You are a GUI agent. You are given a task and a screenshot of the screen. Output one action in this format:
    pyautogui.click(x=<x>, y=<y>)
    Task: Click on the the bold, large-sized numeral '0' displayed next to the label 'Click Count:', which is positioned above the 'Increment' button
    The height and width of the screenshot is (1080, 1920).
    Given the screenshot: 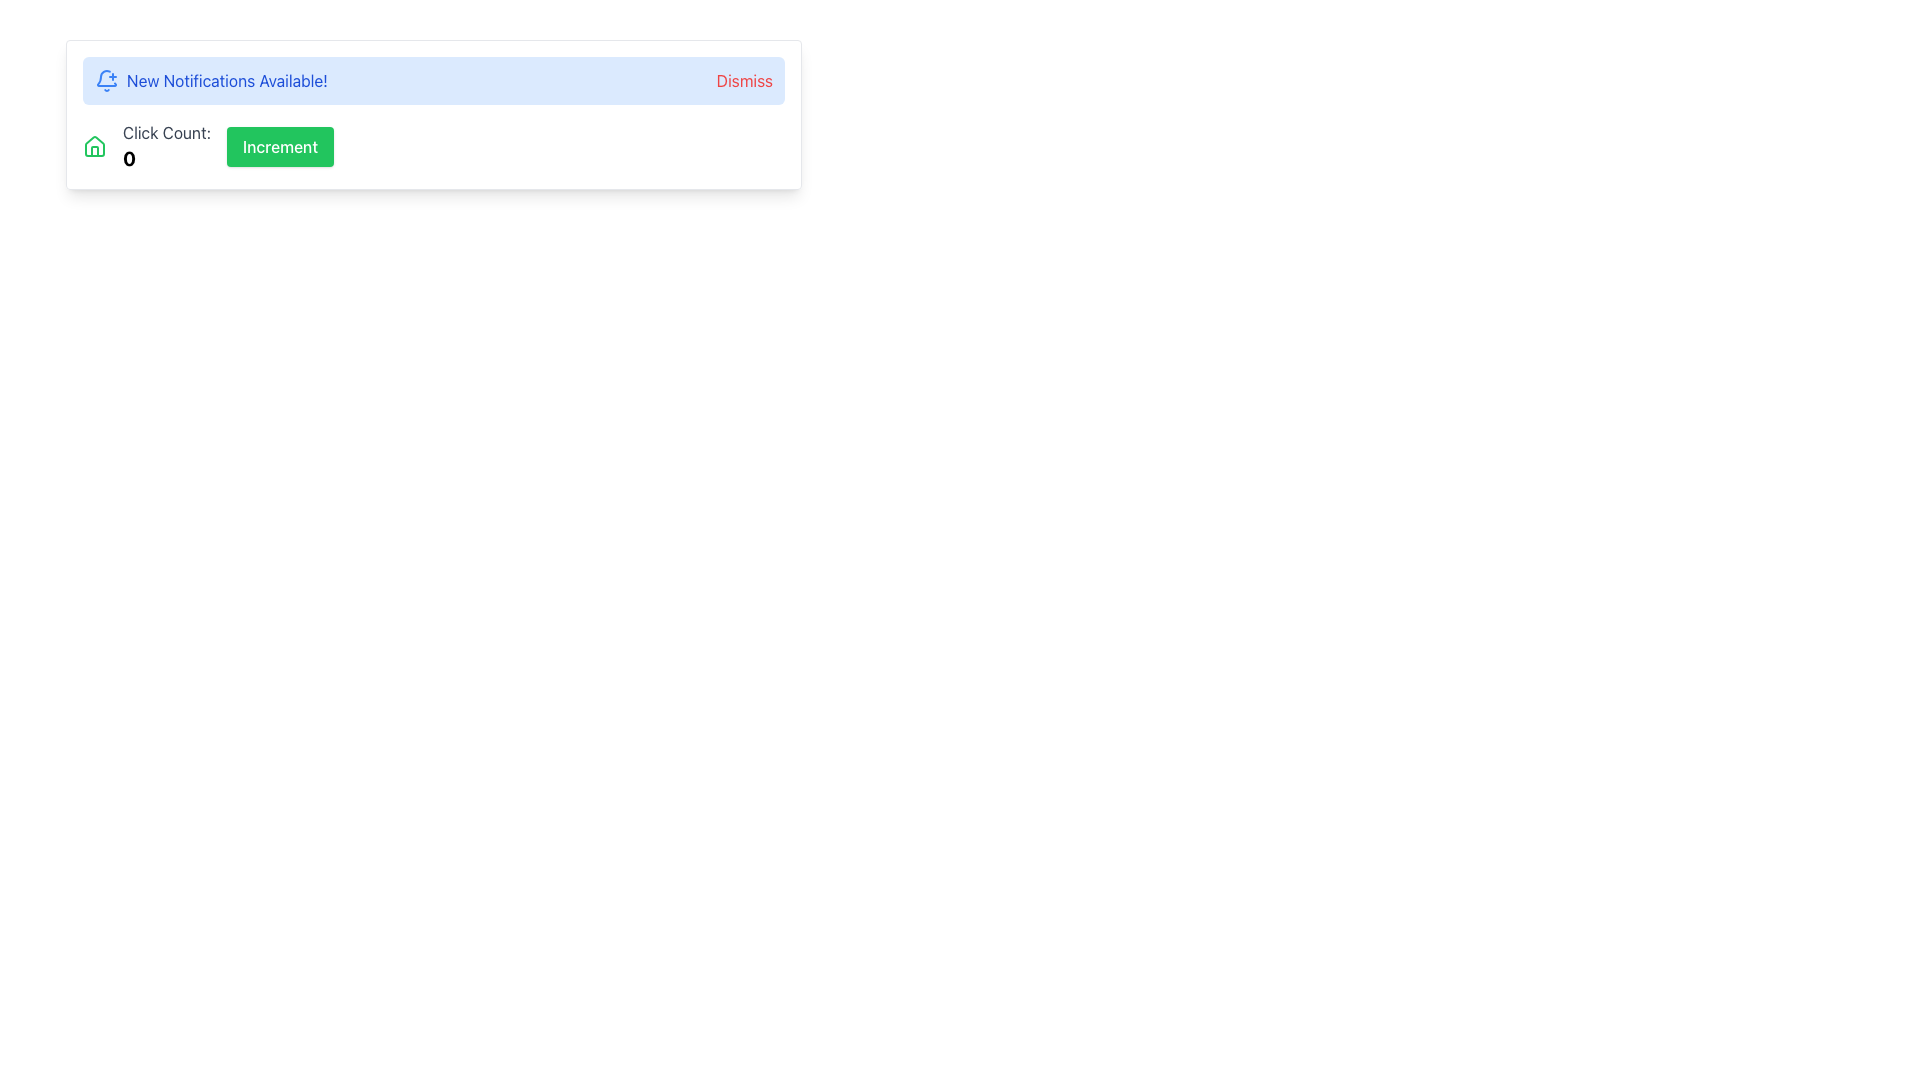 What is the action you would take?
    pyautogui.click(x=128, y=157)
    